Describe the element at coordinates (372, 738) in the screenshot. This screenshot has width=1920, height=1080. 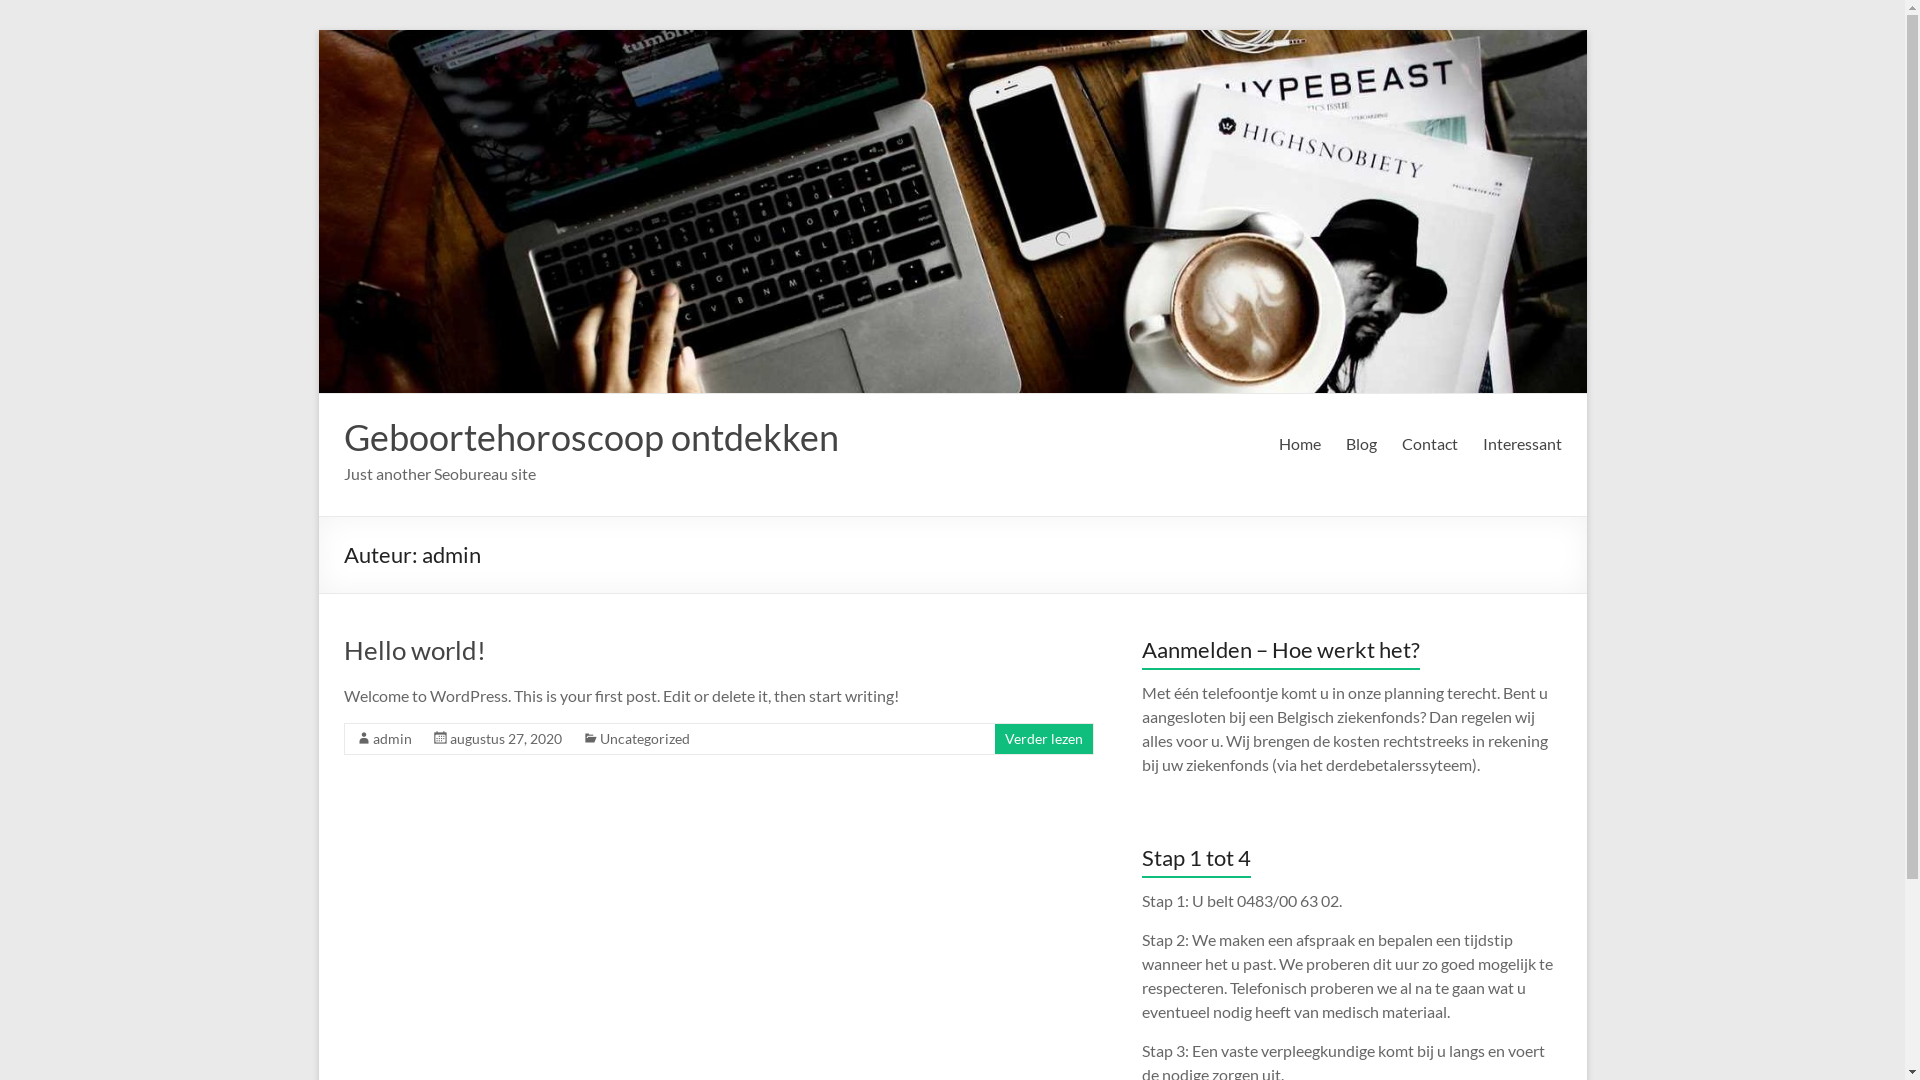
I see `'admin'` at that location.